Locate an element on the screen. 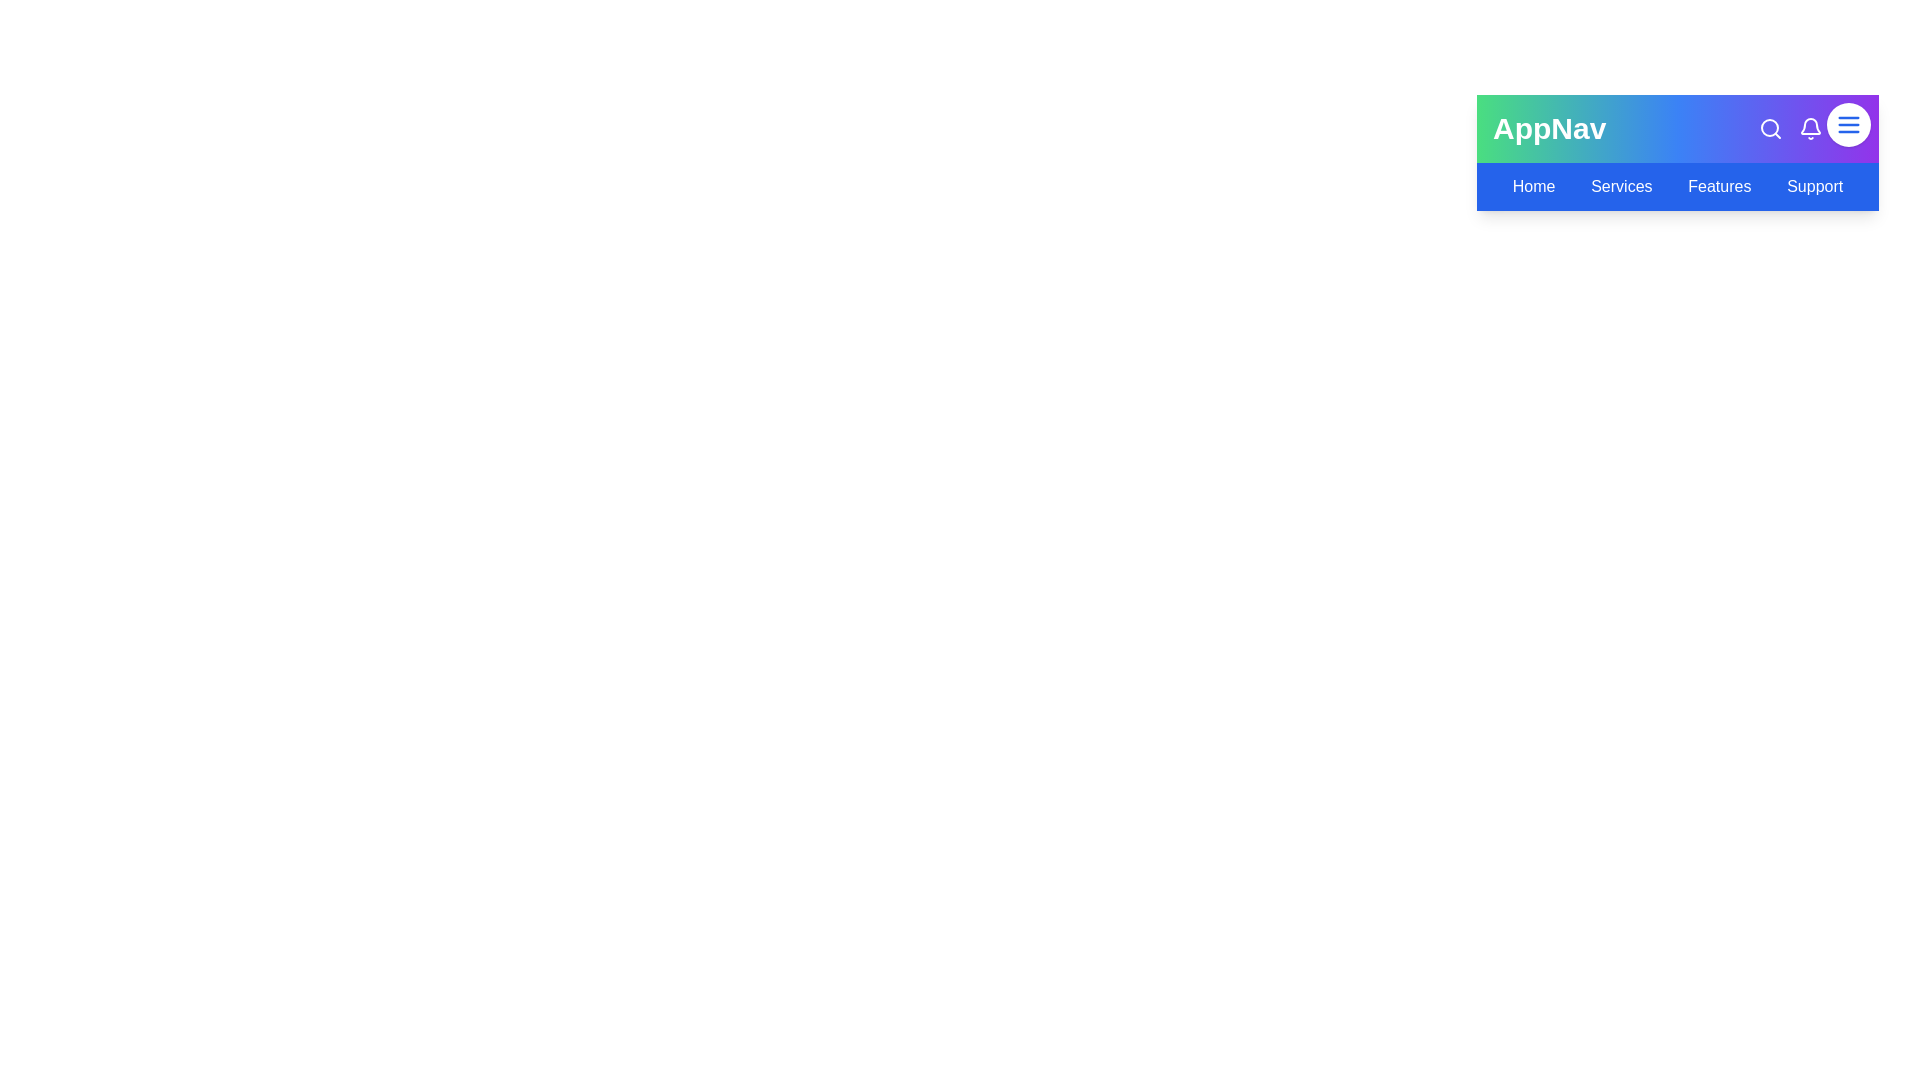 The image size is (1920, 1080). the navigation link Support is located at coordinates (1814, 186).